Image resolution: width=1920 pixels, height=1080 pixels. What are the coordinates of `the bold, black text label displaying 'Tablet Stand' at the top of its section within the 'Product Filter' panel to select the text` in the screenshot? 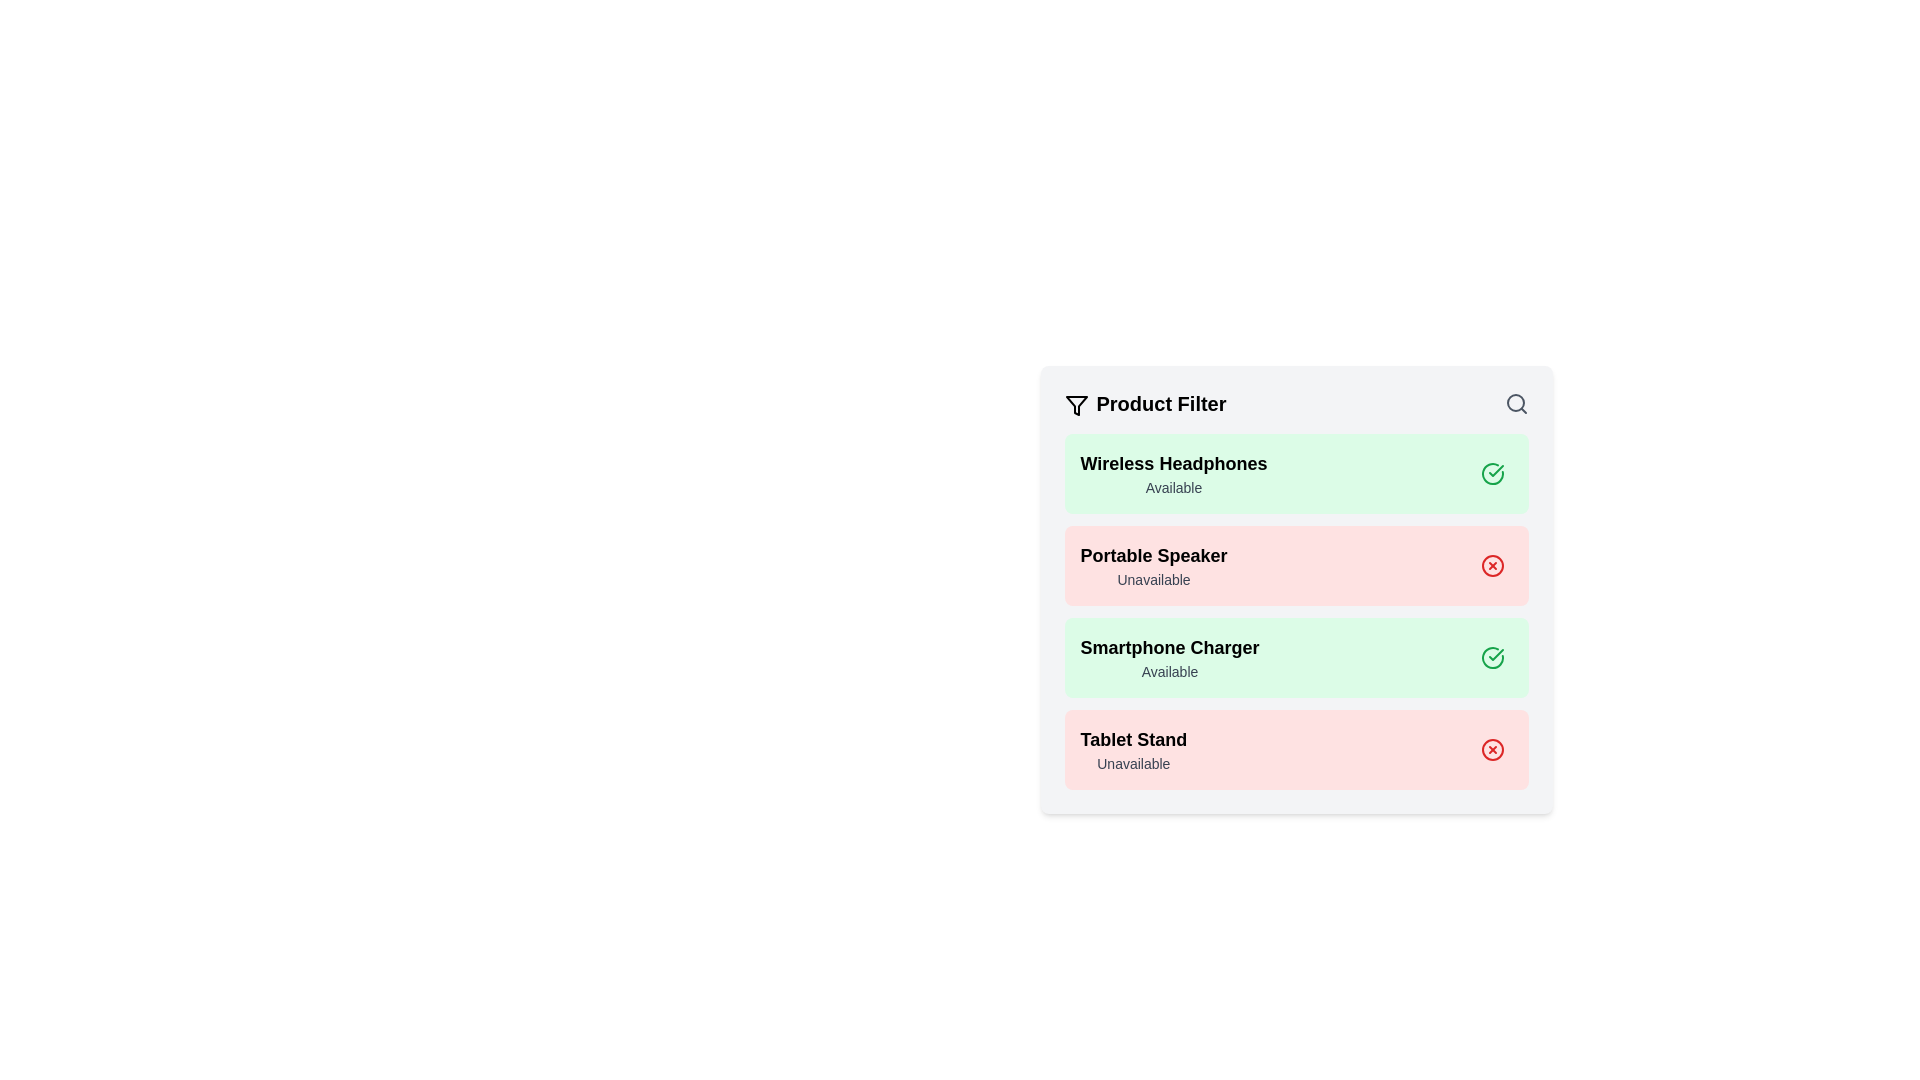 It's located at (1133, 740).